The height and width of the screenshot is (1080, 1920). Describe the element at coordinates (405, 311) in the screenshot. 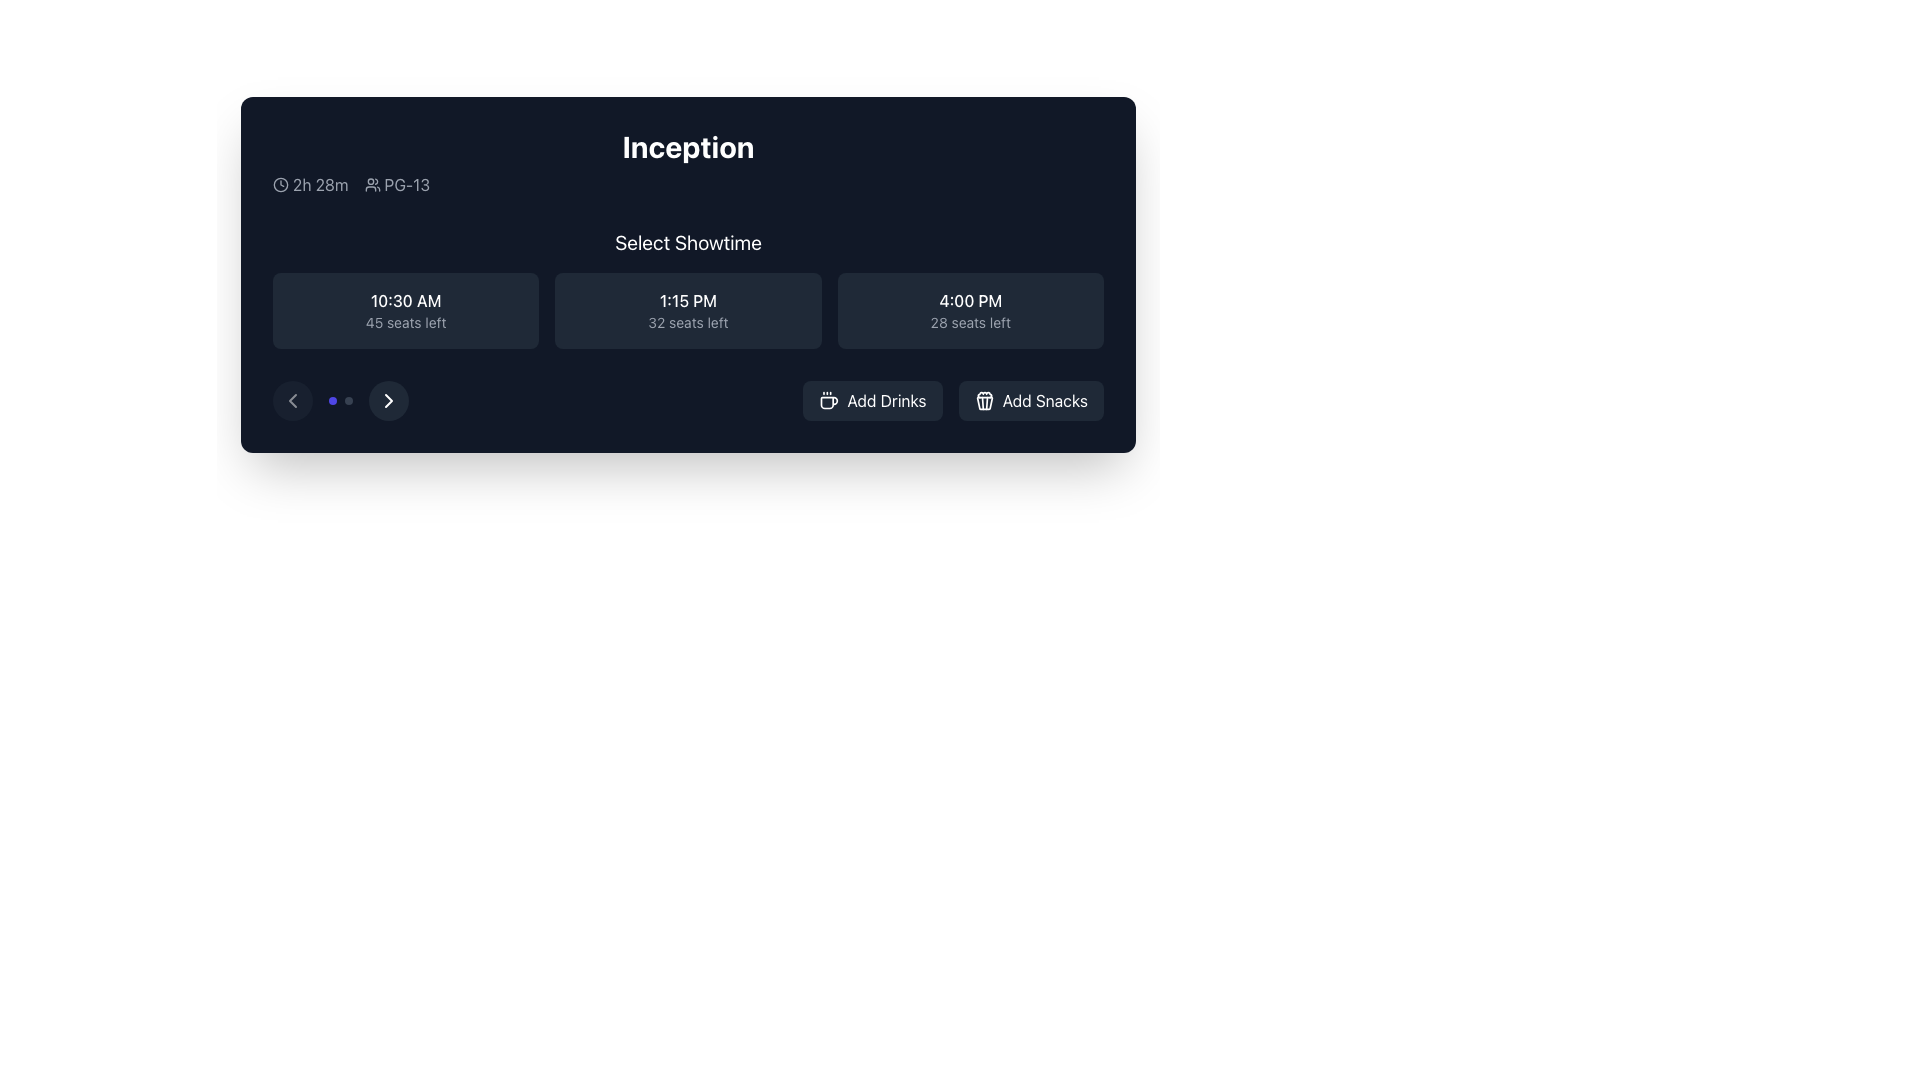

I see `the button displaying '10:30 AM' with '45 seats left'` at that location.